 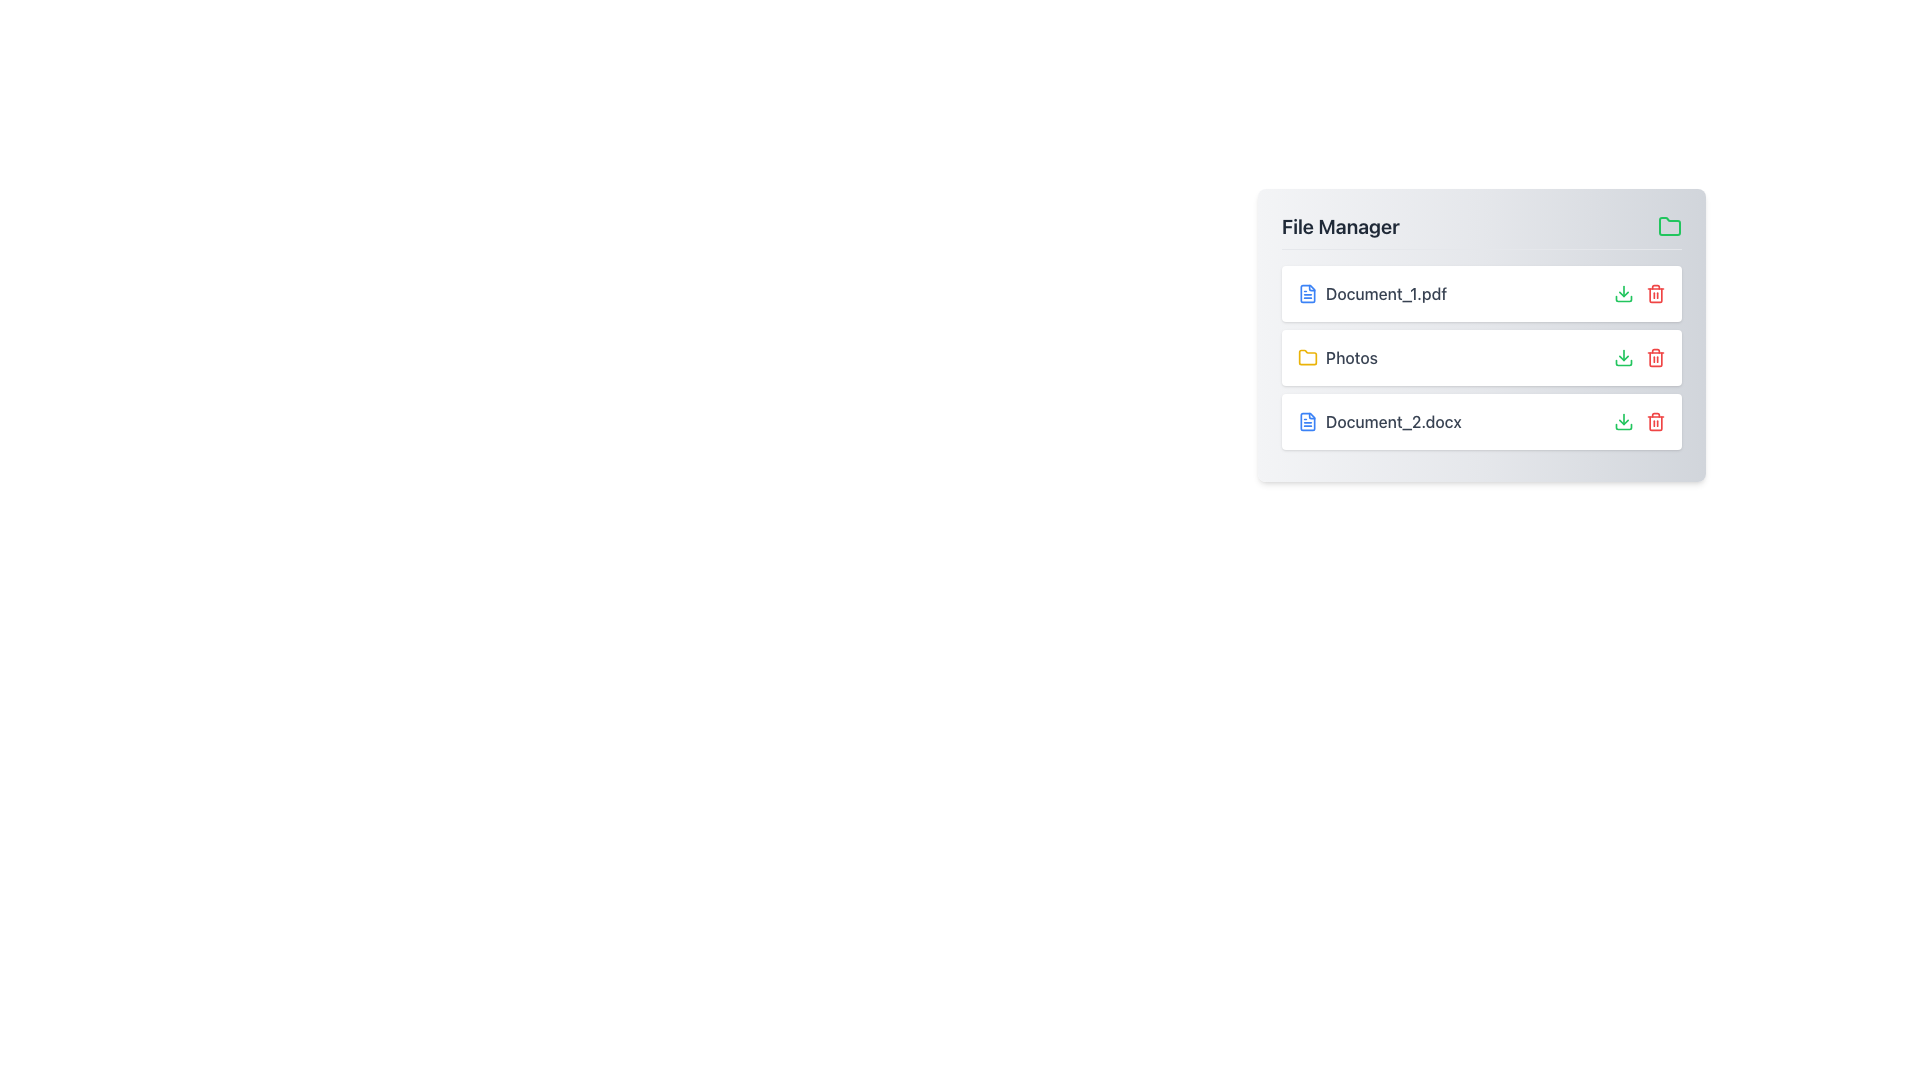 I want to click on the green download icon located to the right of the 'Photos' folder entry in the File Manager interface to download the folder, so click(x=1623, y=357).